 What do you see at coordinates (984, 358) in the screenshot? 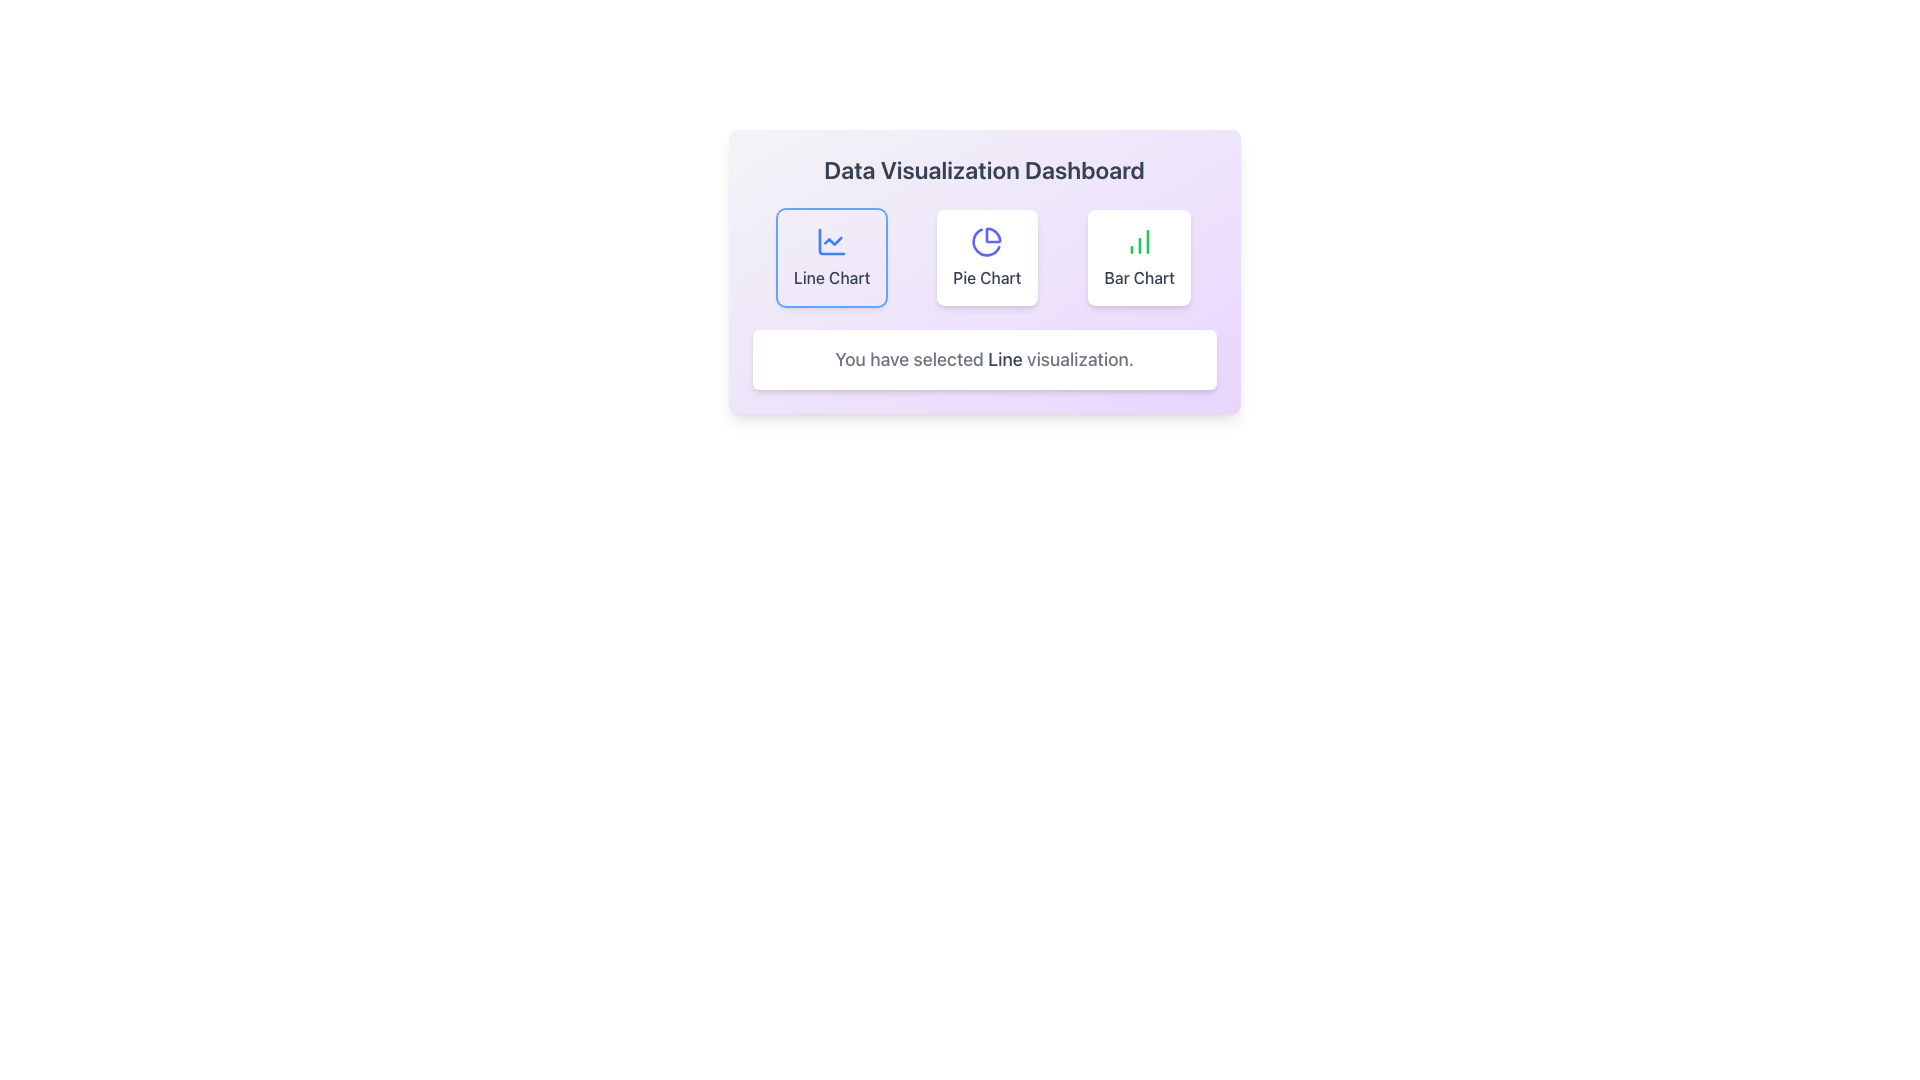
I see `text displayed in the white box with rounded corners that contains the message 'You have selected Line visualization.' This box is located beneath the chart selection buttons within the 'Data Visualization Dashboard'` at bounding box center [984, 358].